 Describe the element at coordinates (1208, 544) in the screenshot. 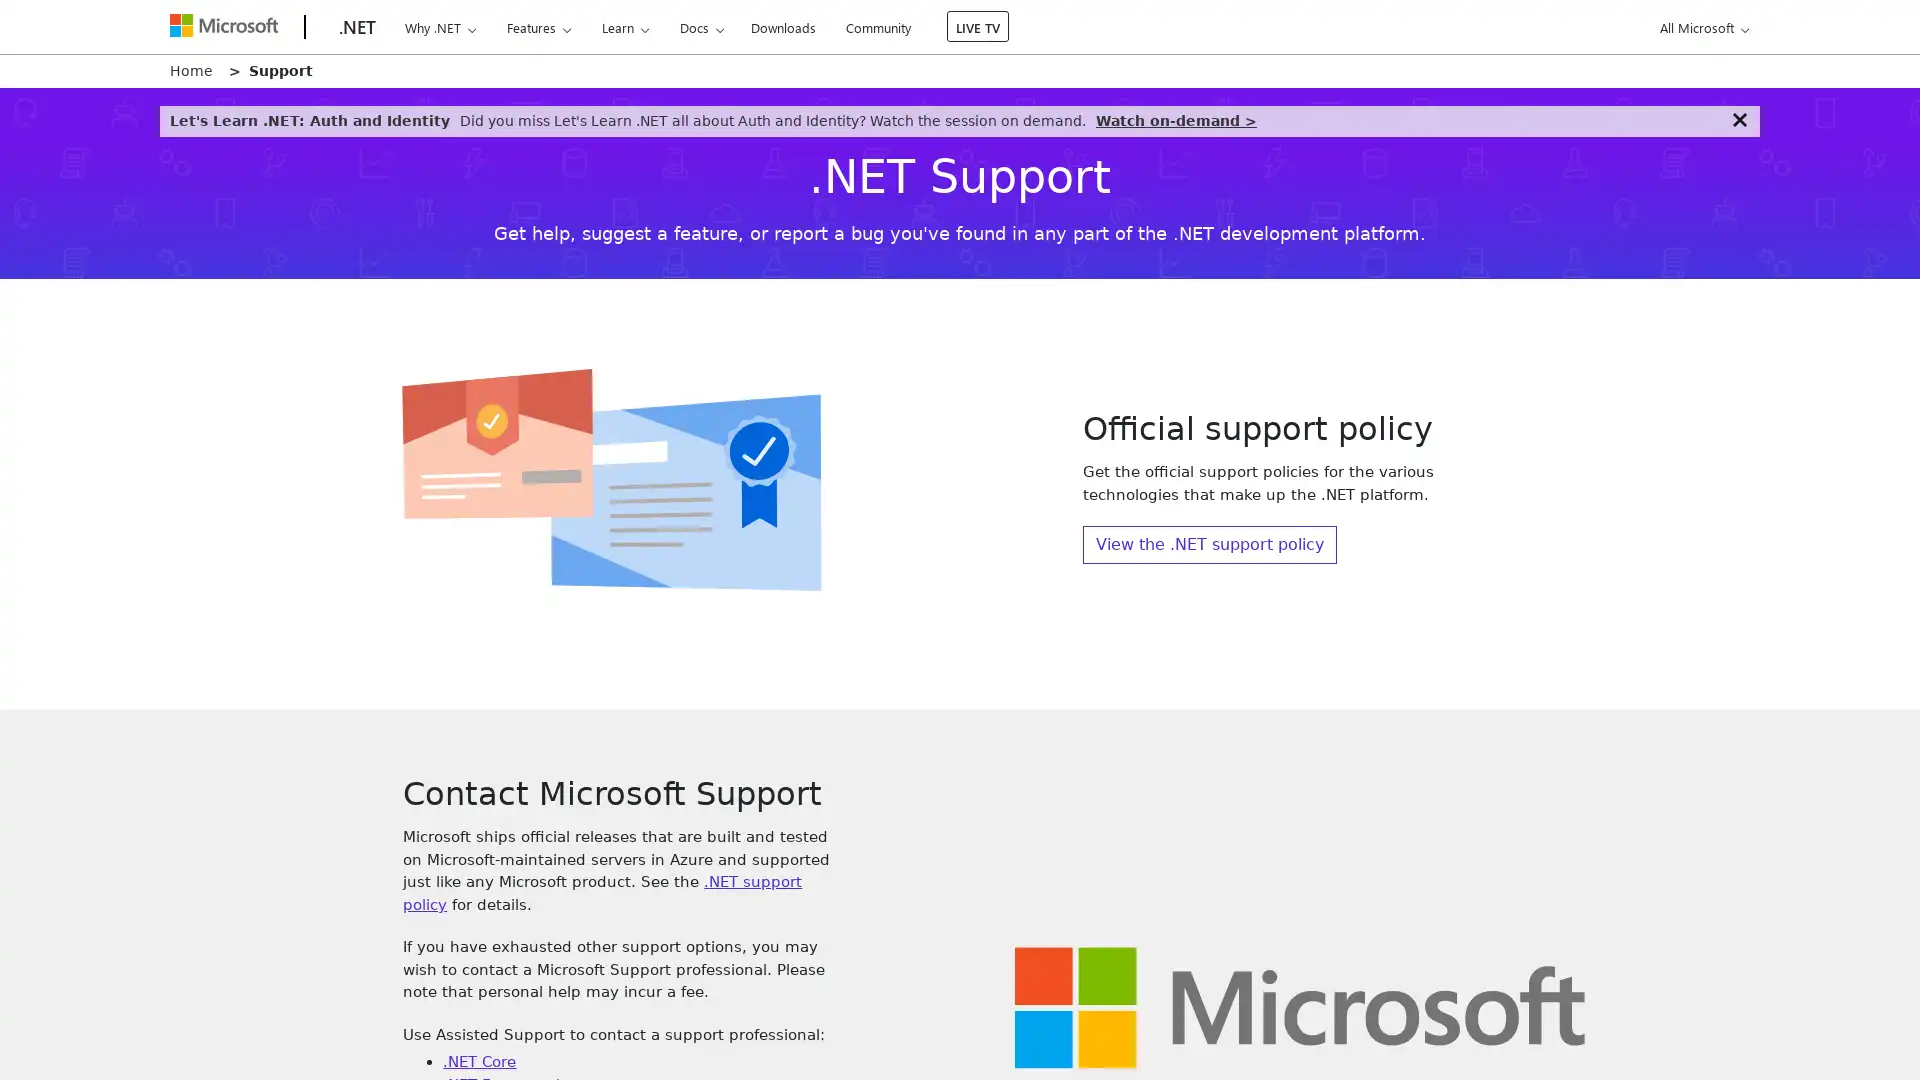

I see `View the .NET support policy` at that location.